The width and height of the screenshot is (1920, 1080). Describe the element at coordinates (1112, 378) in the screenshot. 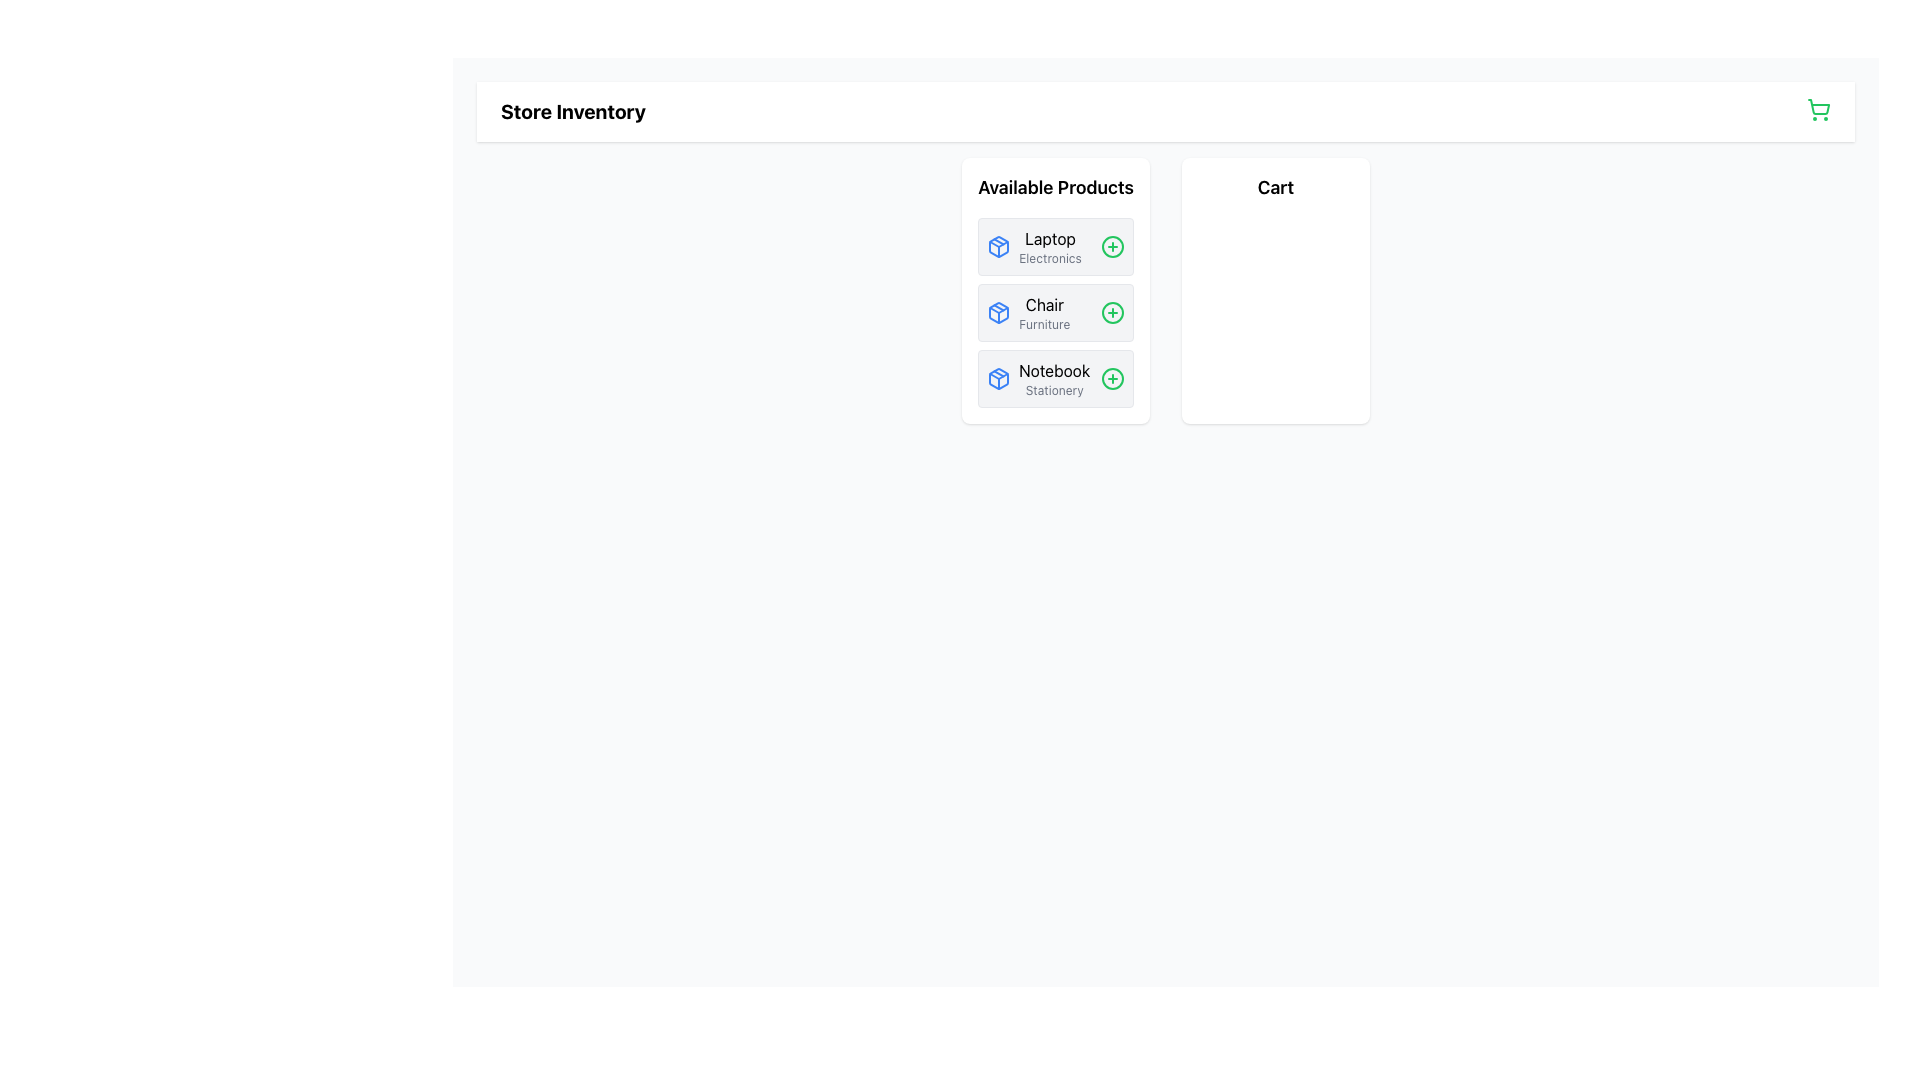

I see `the circular decorative element featuring a green '+' icon located to the right of the 'Notebook Stationary' list entry in the 'Available Products' section` at that location.